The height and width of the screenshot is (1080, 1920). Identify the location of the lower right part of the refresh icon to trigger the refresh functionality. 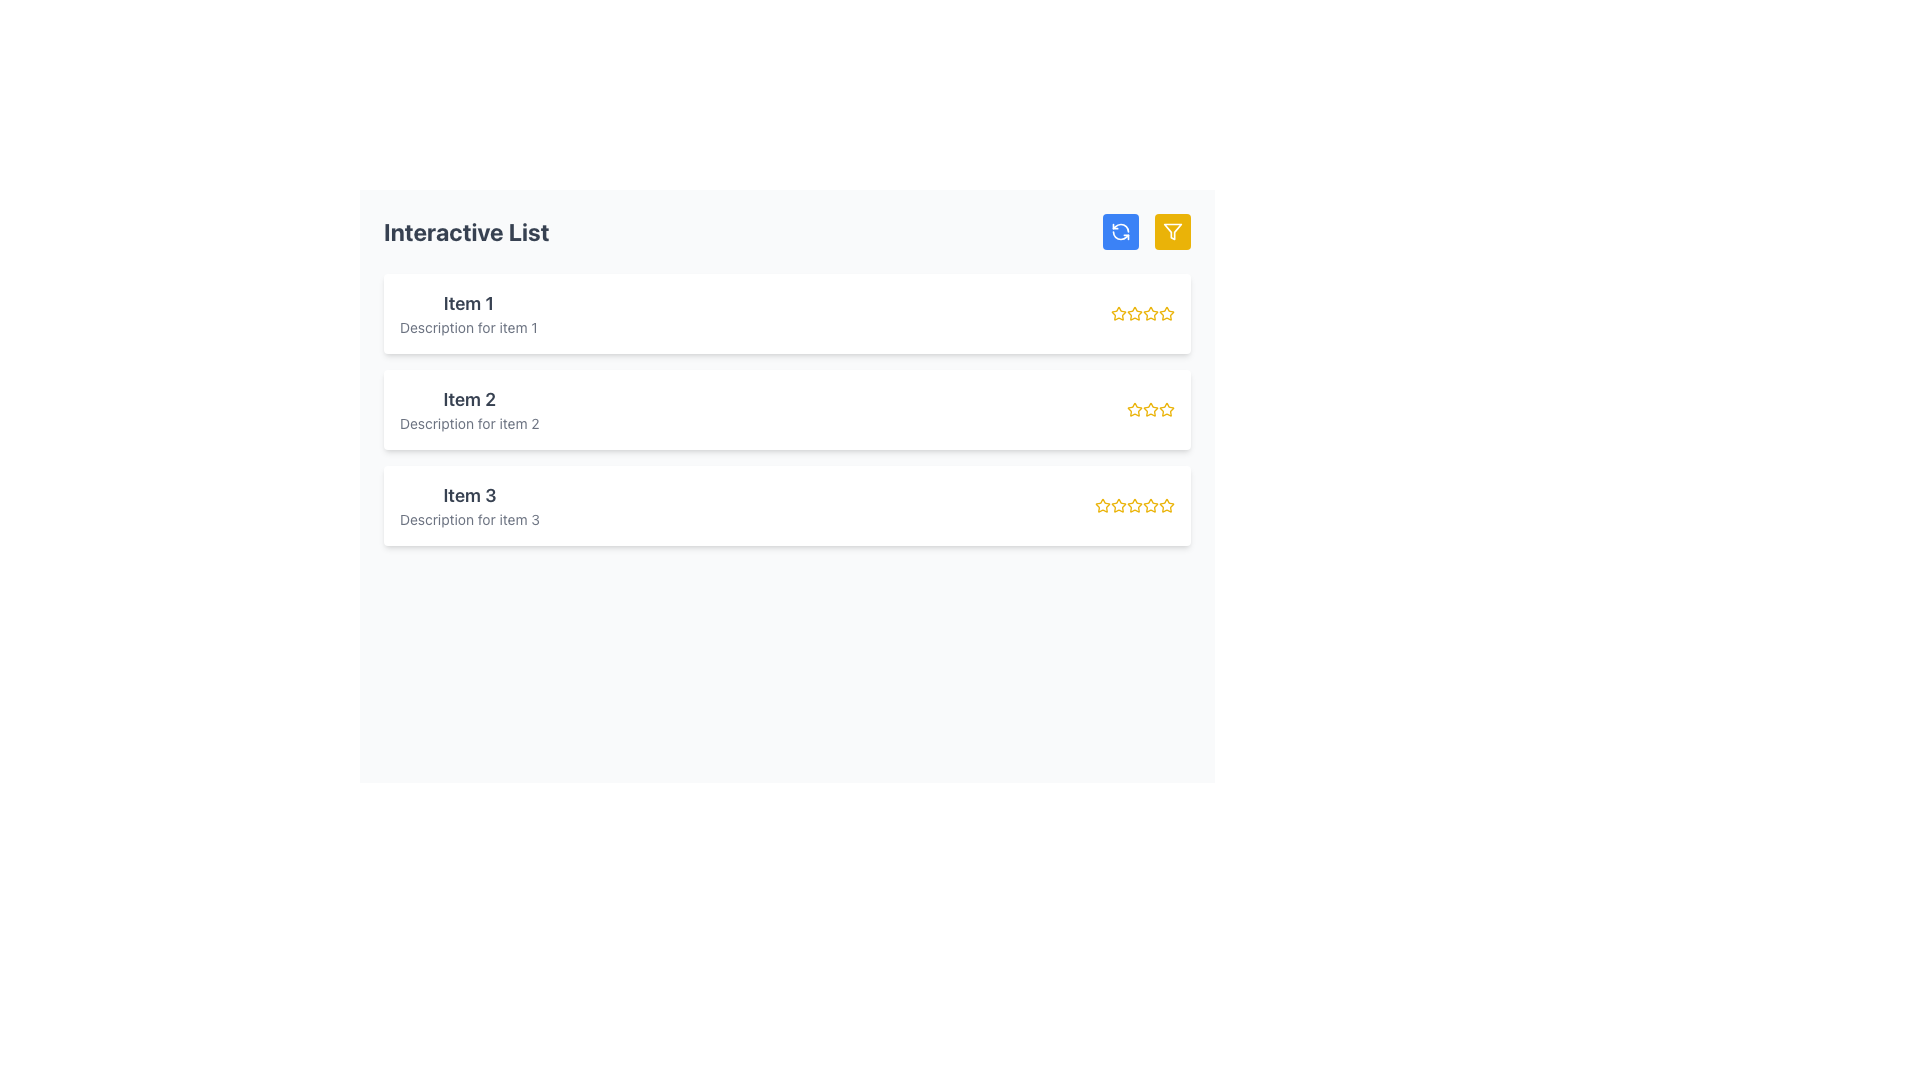
(1121, 234).